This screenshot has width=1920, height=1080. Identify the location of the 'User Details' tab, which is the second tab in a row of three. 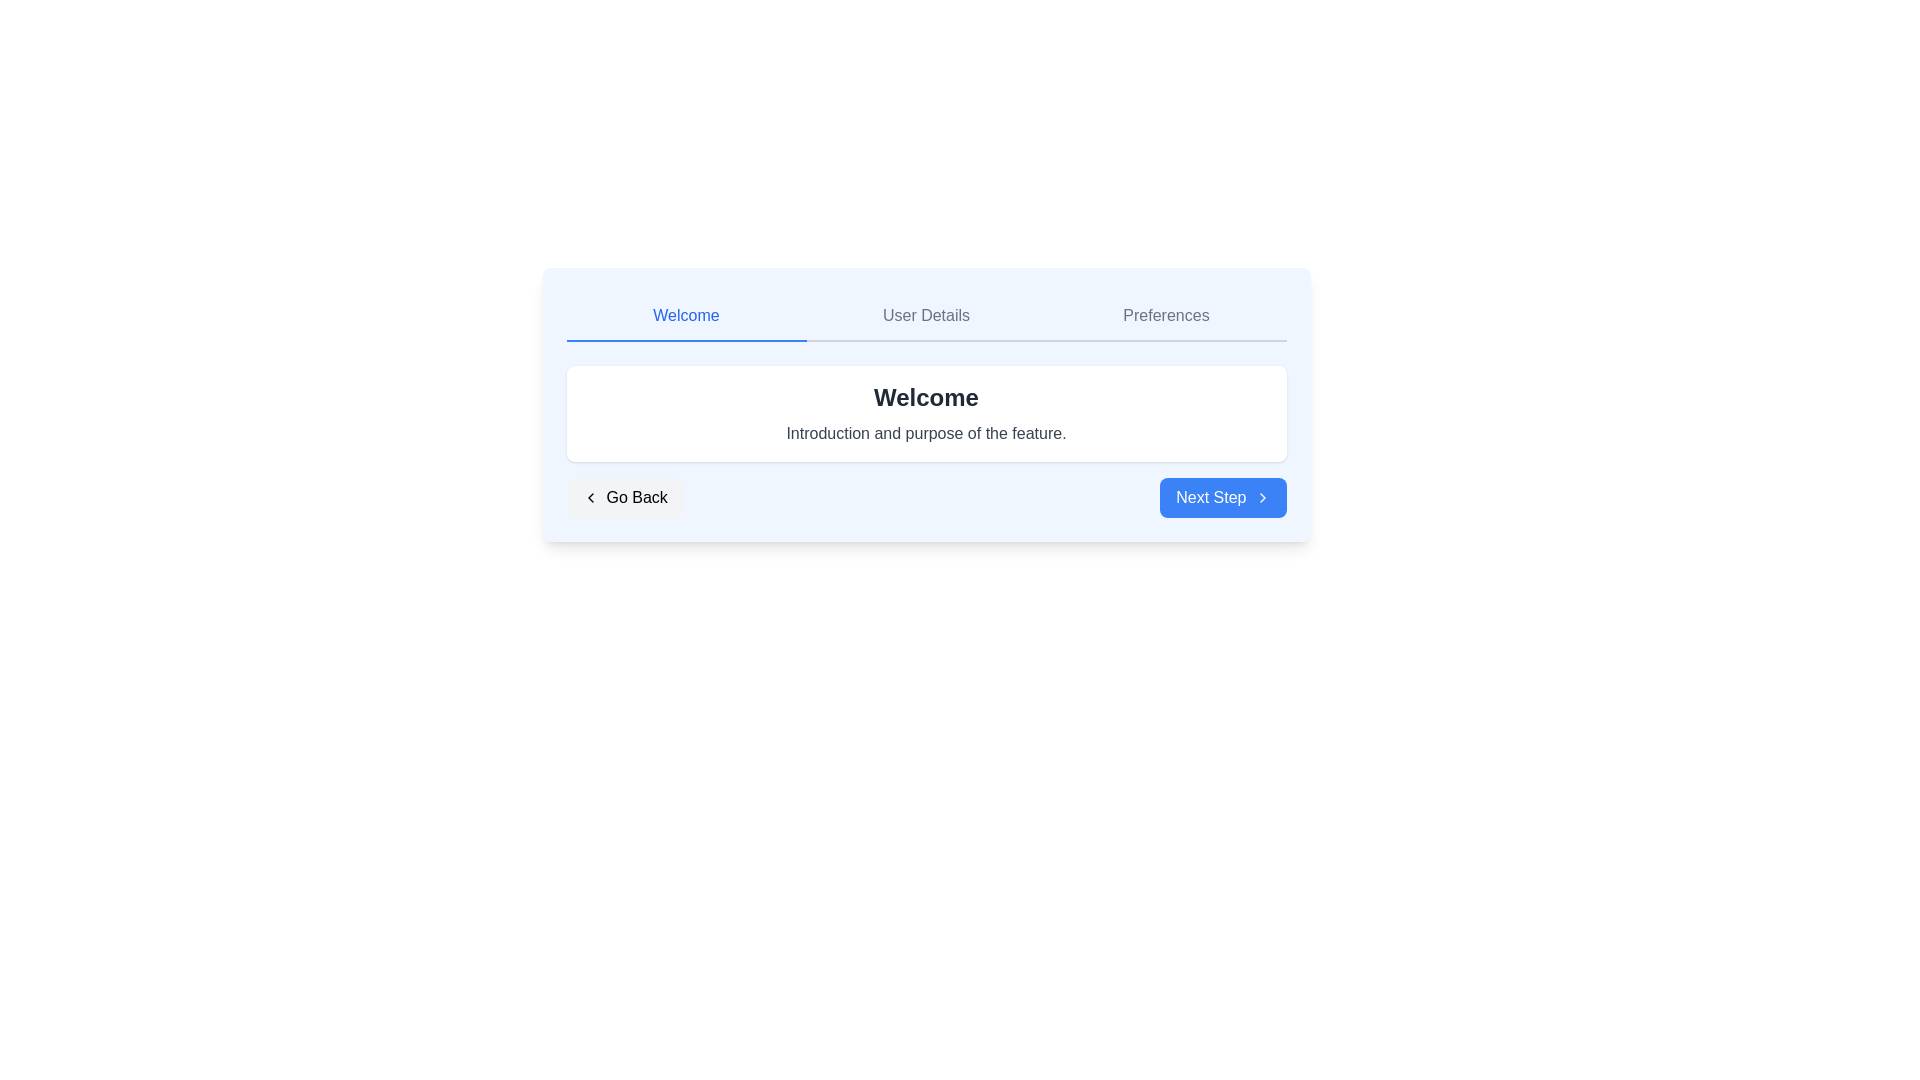
(925, 315).